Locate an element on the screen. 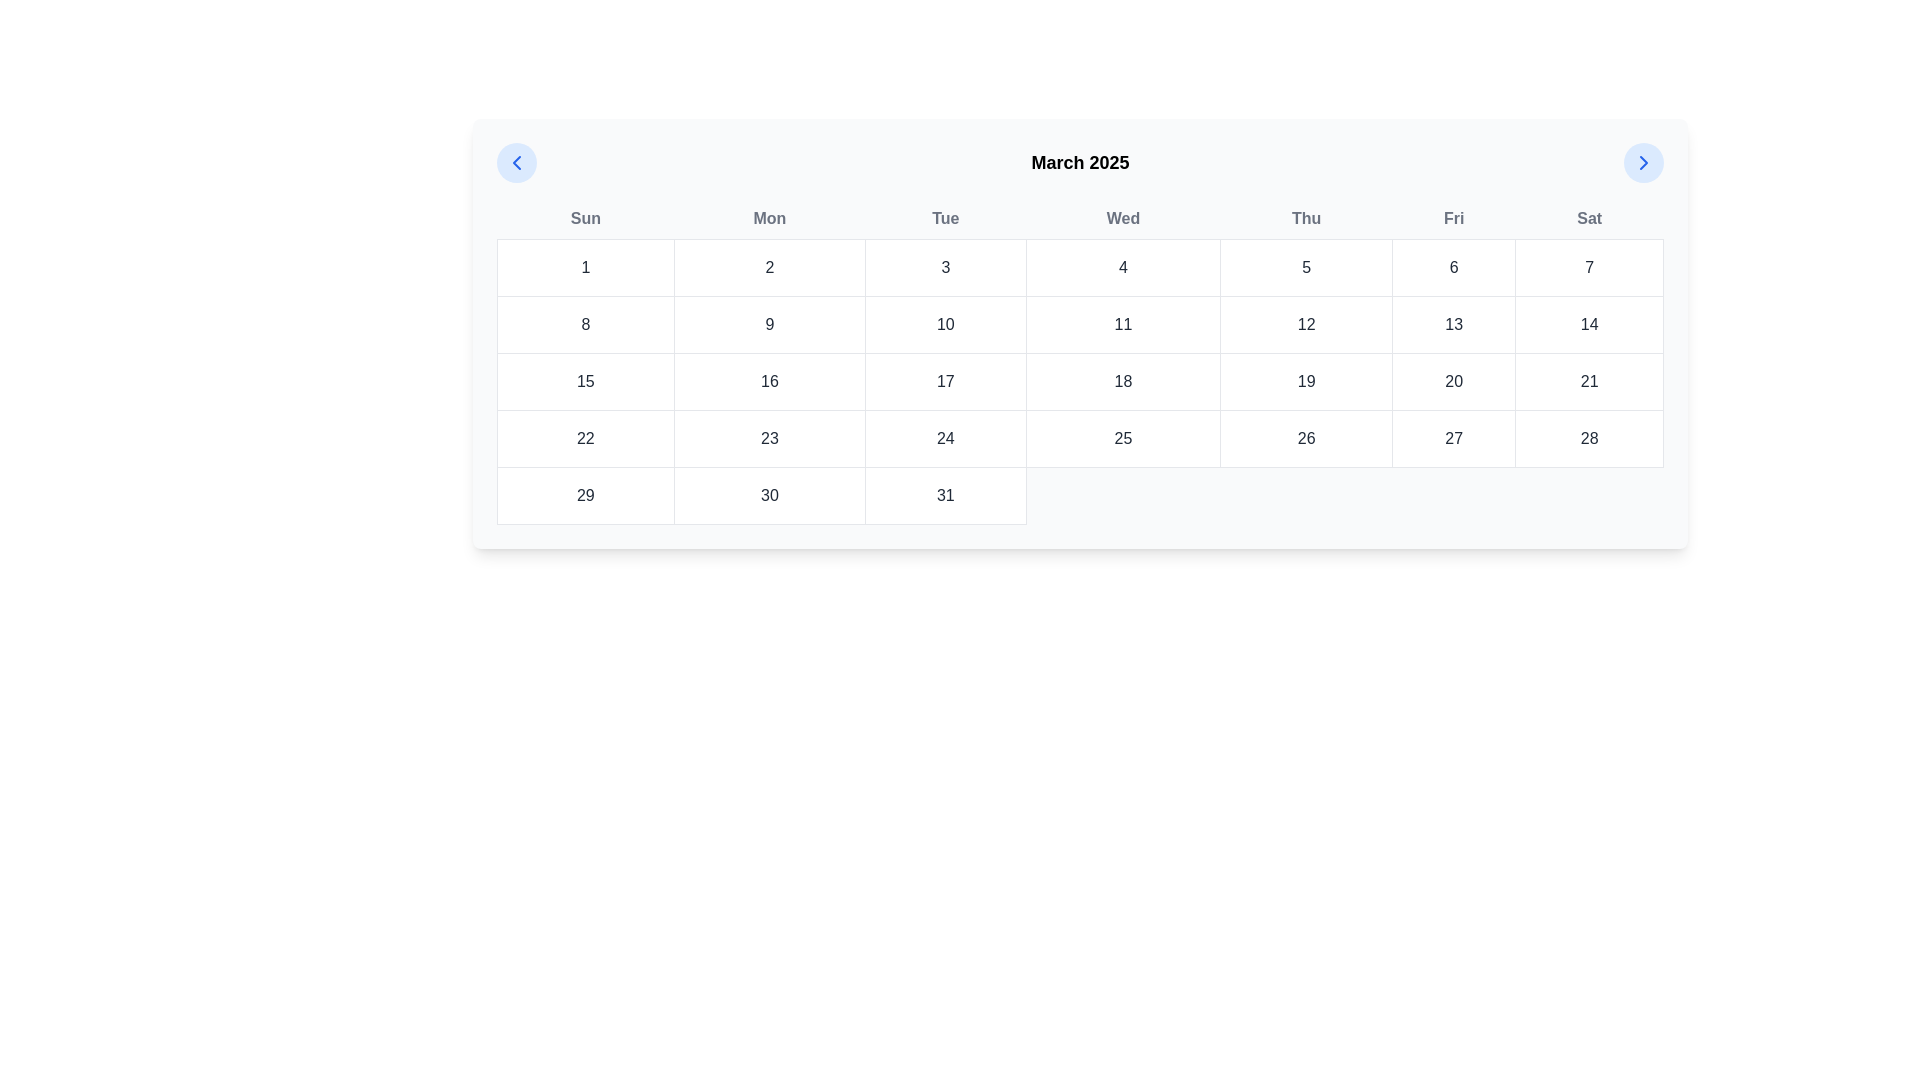  the text label displaying 'Wed', which is the fourth weekday label in a horizontal arrangement of labels for a calendar is located at coordinates (1123, 219).